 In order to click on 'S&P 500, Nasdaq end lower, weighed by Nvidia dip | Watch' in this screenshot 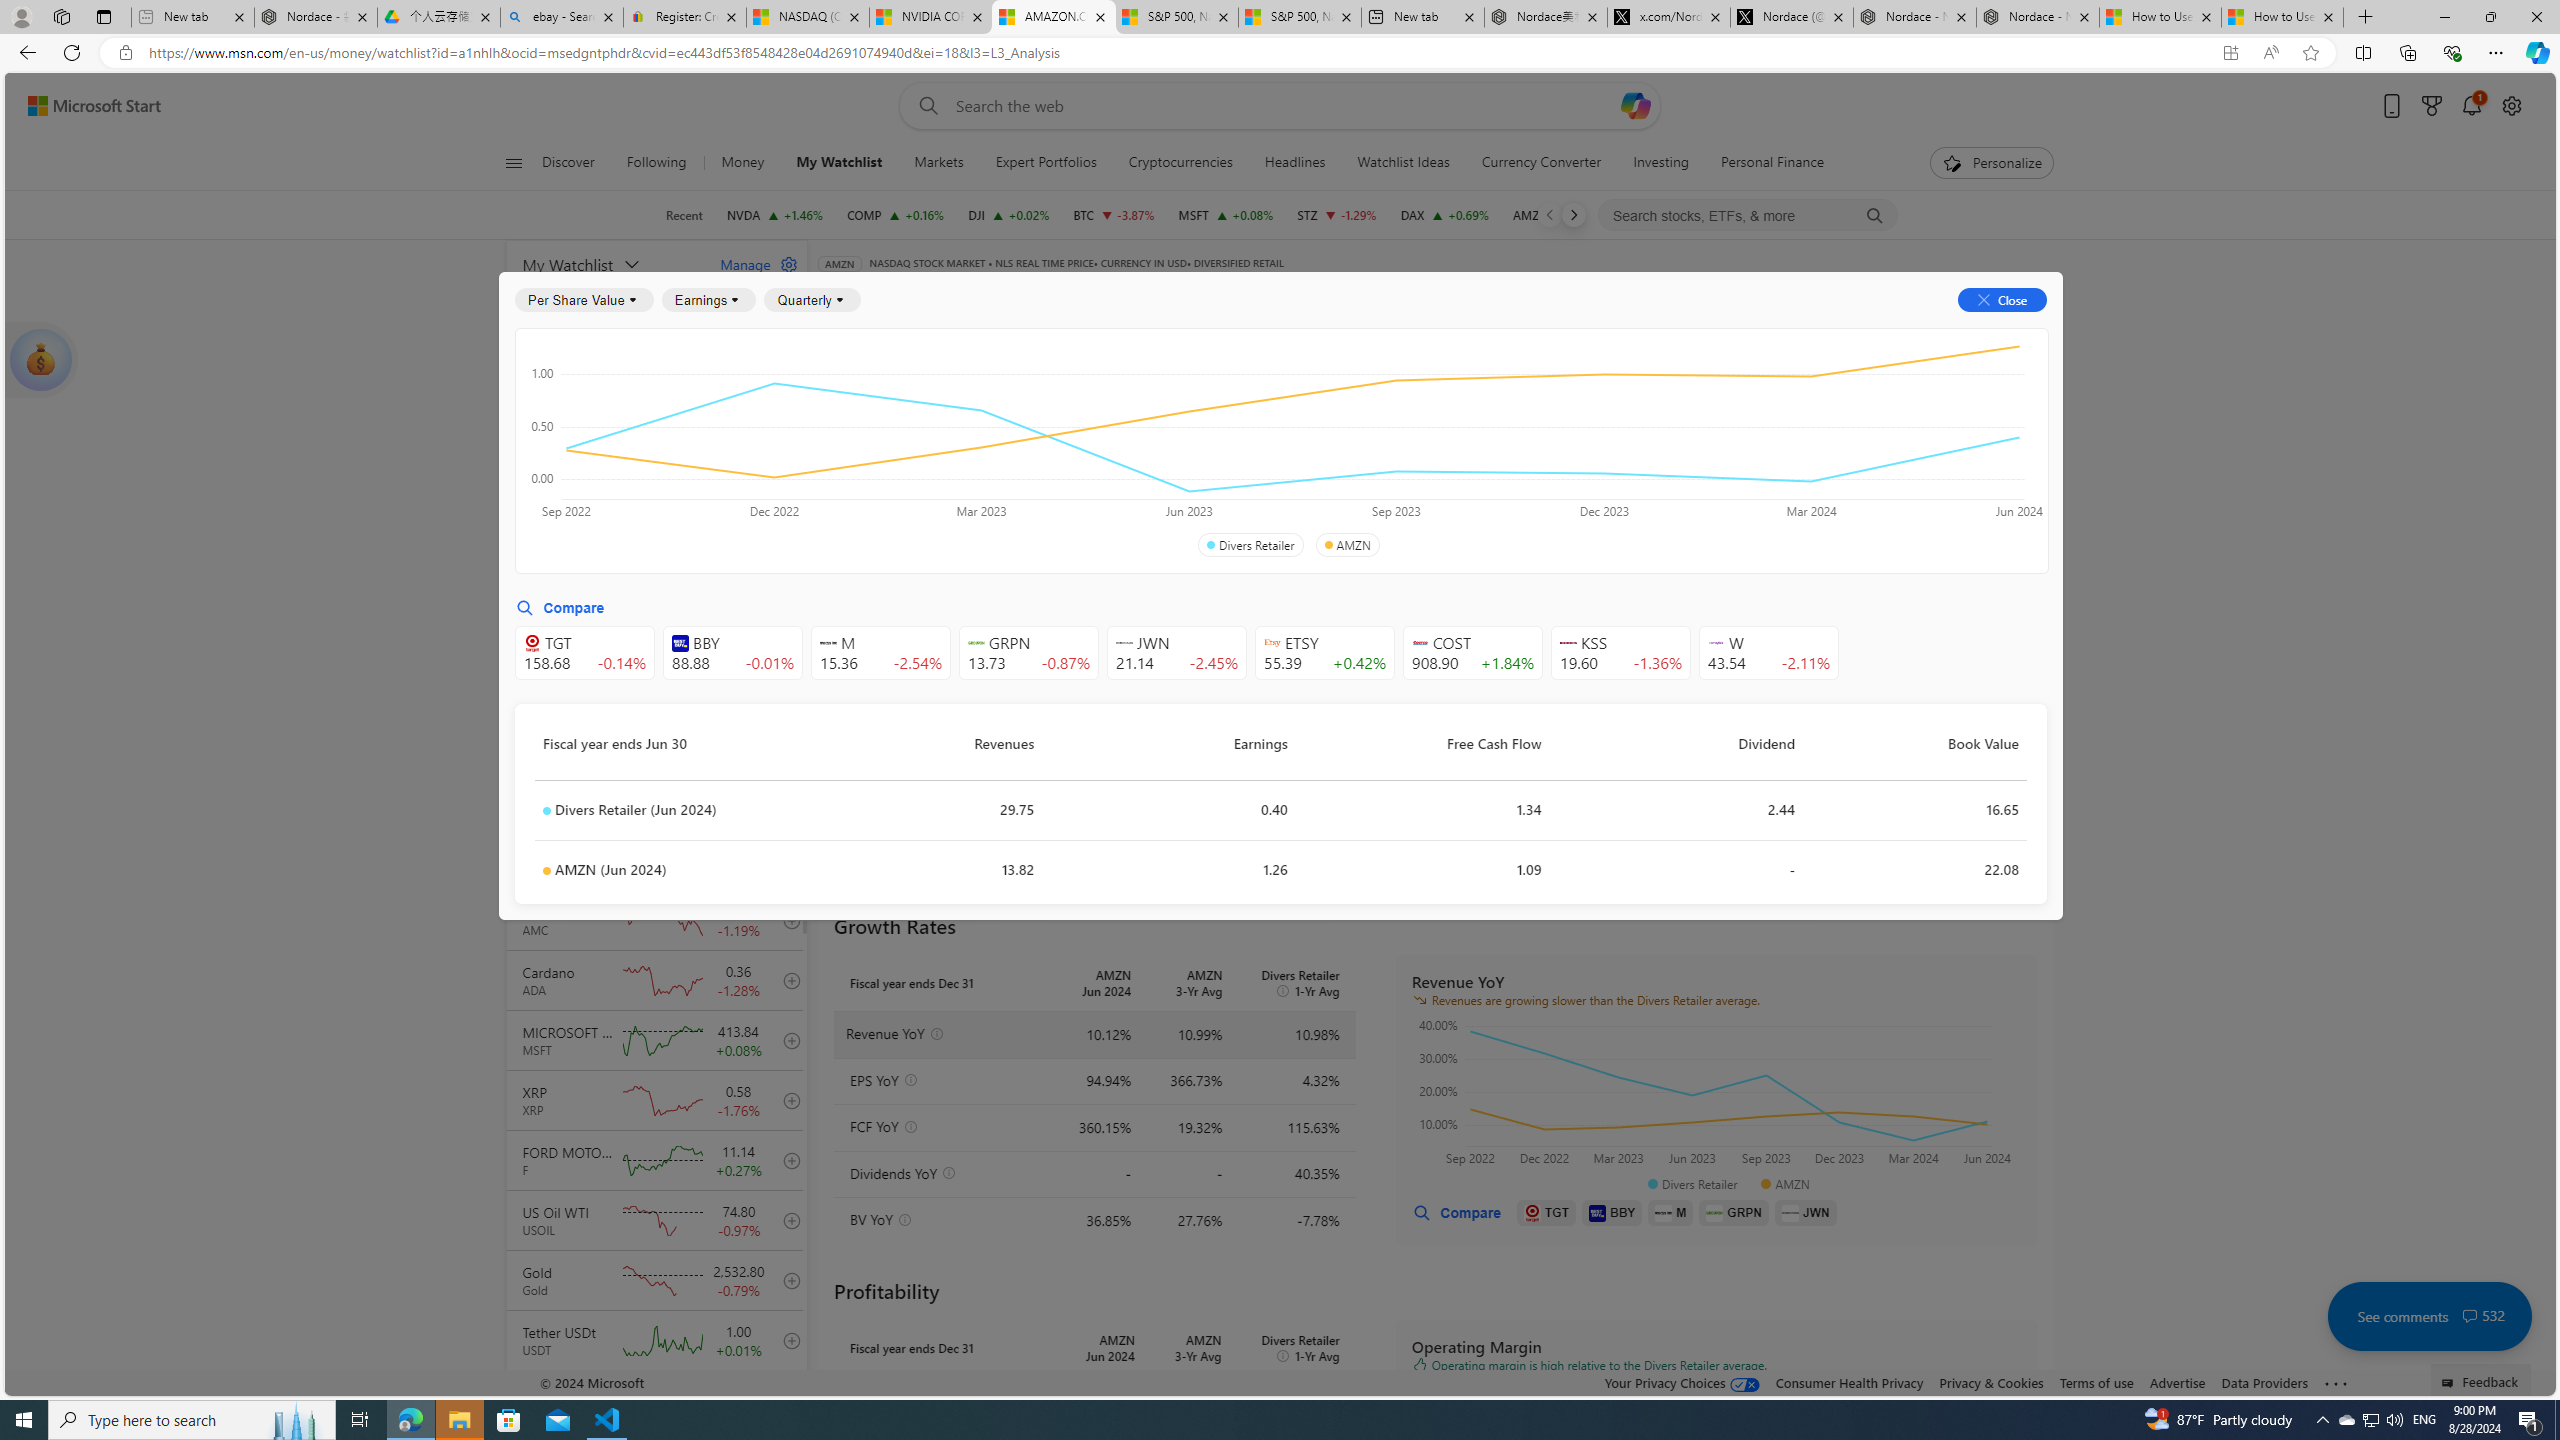, I will do `click(1299, 16)`.